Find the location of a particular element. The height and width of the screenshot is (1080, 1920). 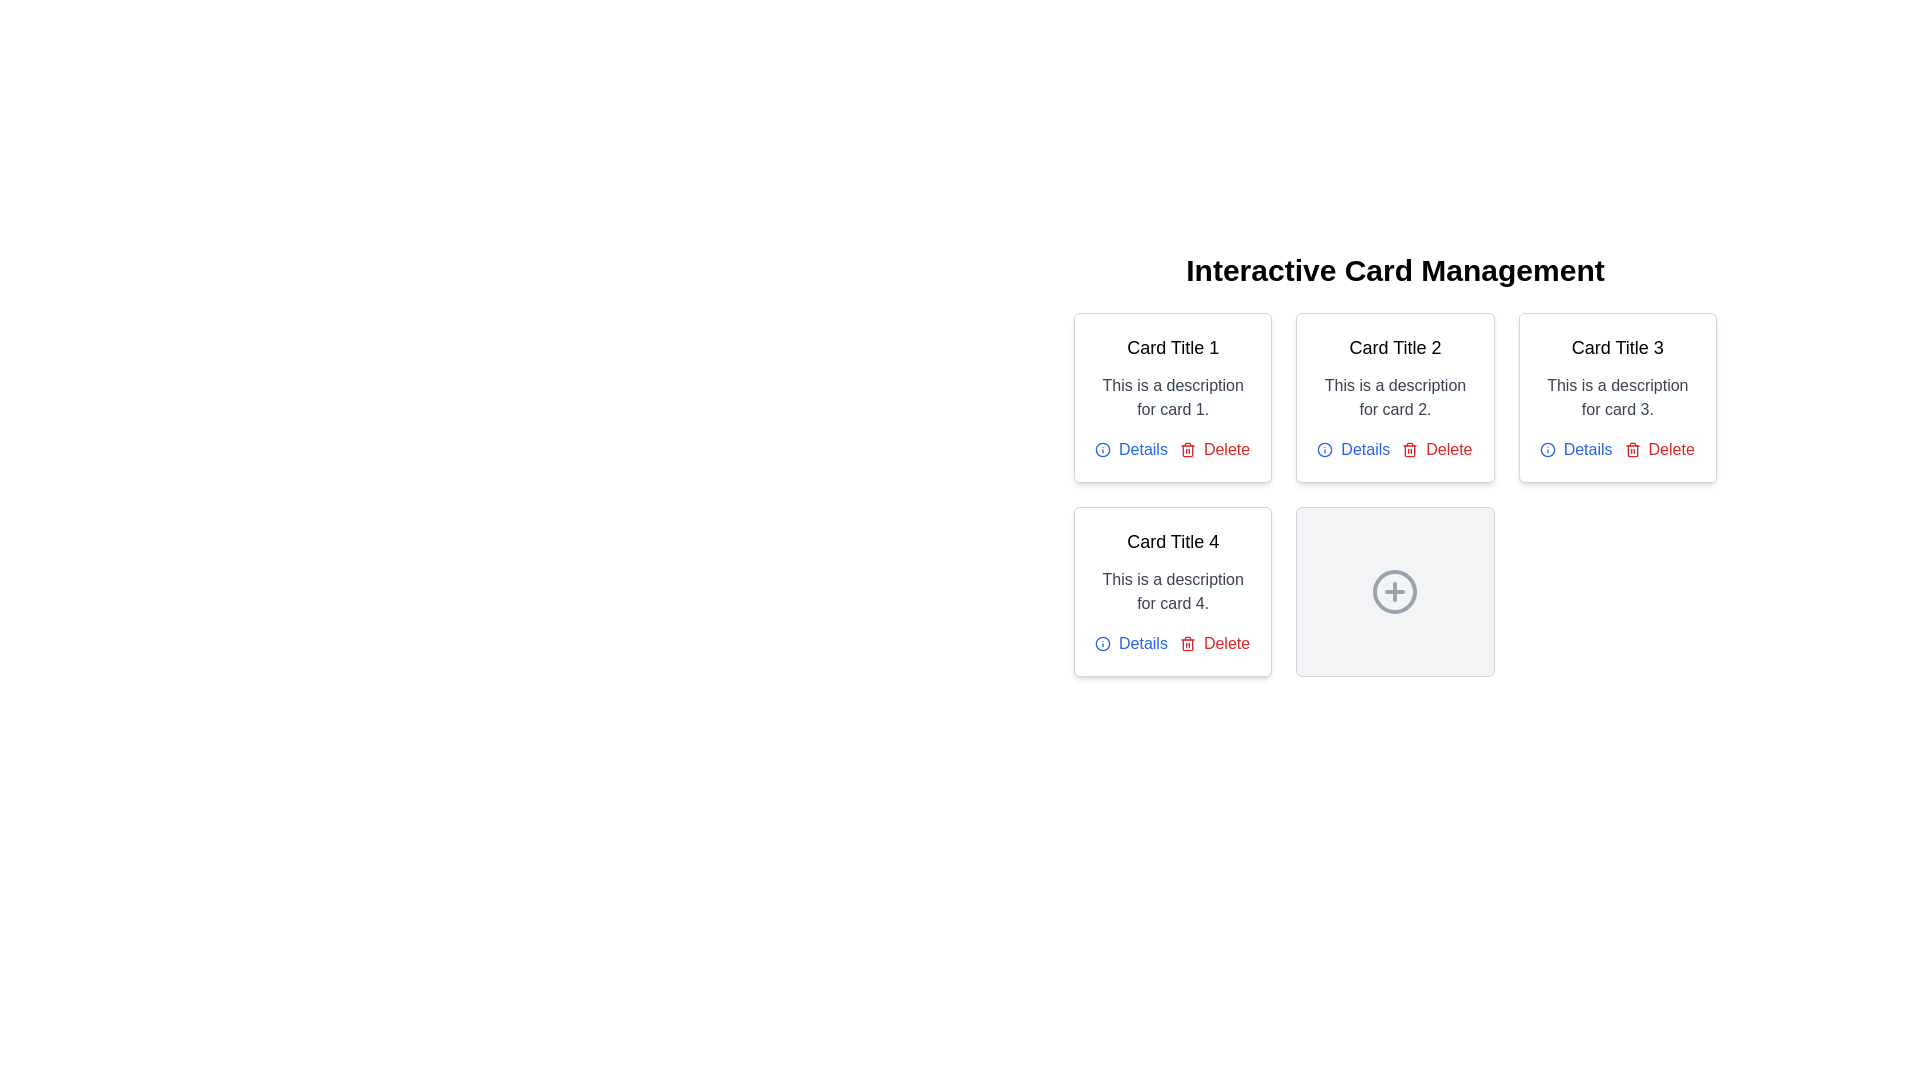

the Icon button, which is a circular button with a plus sign (+) inside it, located at the bottom-right card in the interface below 'Card Title 4' is located at coordinates (1394, 590).